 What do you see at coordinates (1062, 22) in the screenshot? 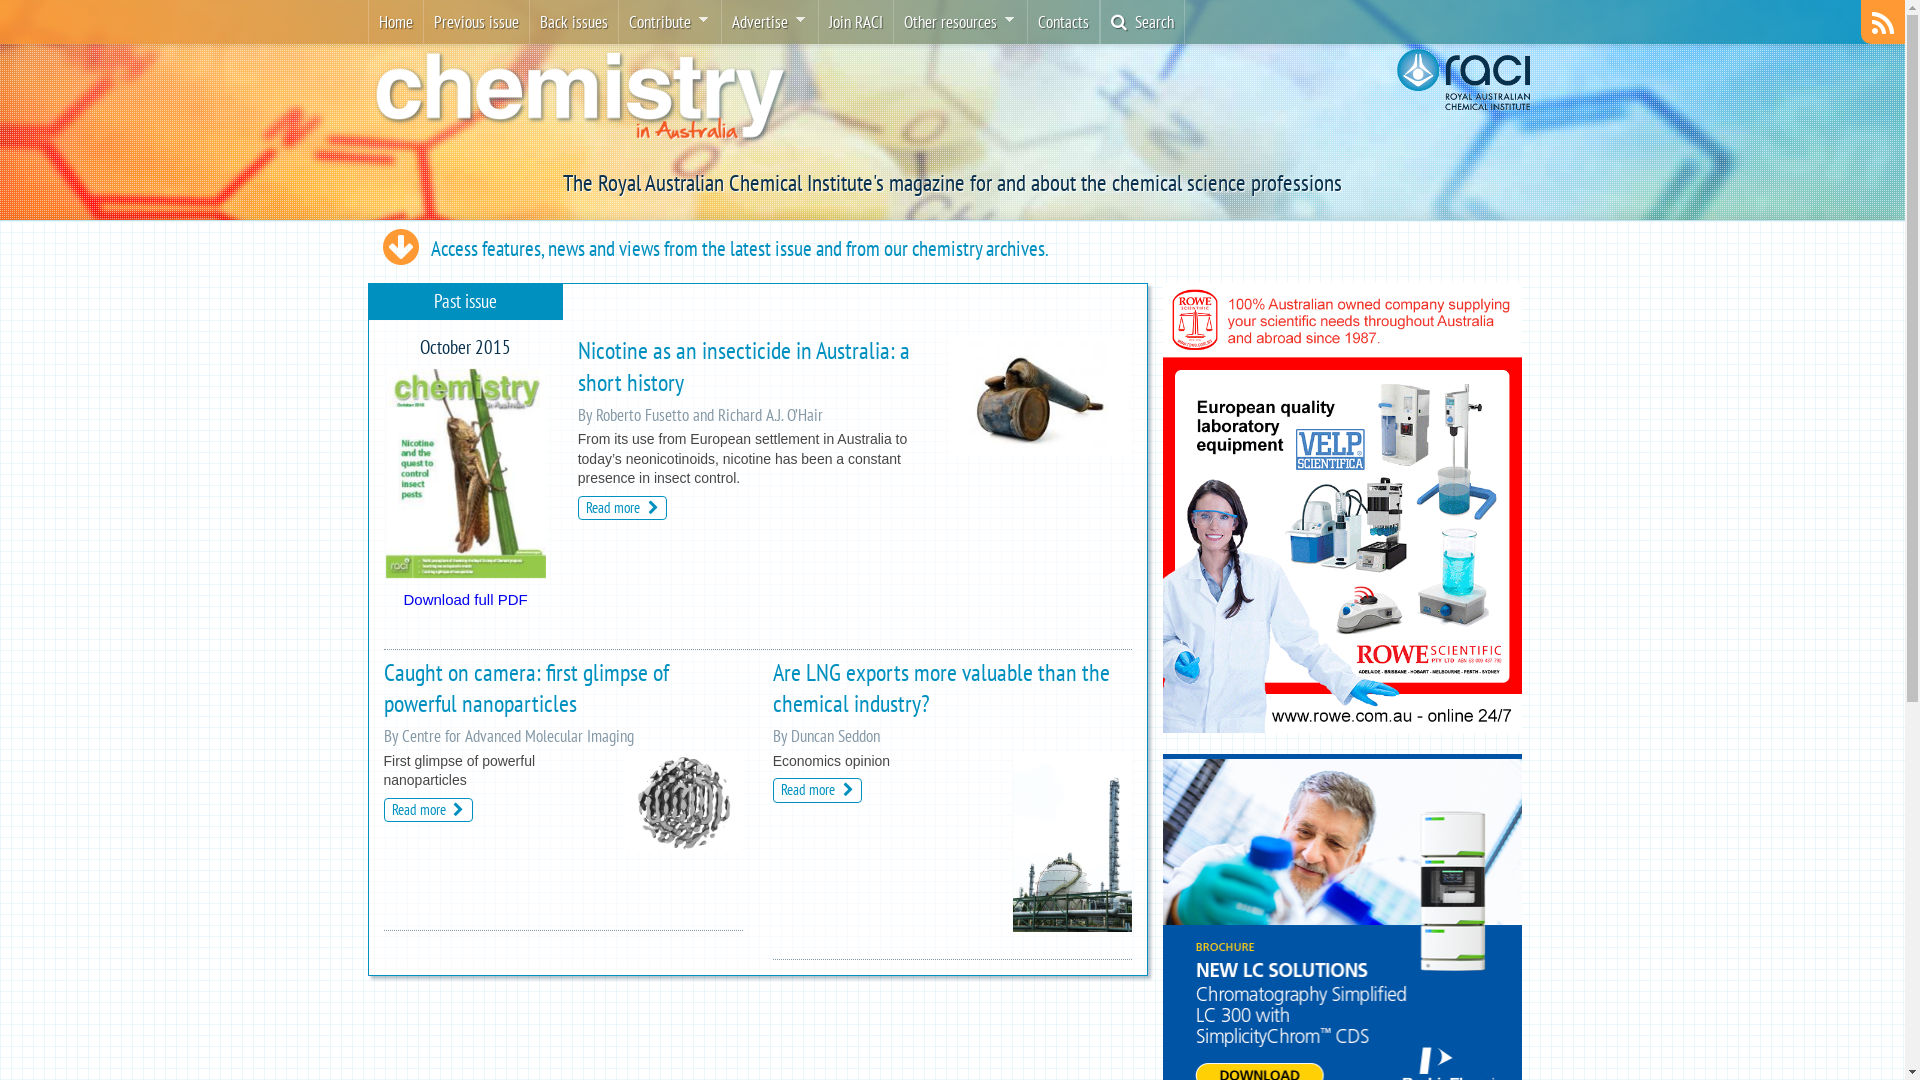
I see `'Contacts'` at bounding box center [1062, 22].